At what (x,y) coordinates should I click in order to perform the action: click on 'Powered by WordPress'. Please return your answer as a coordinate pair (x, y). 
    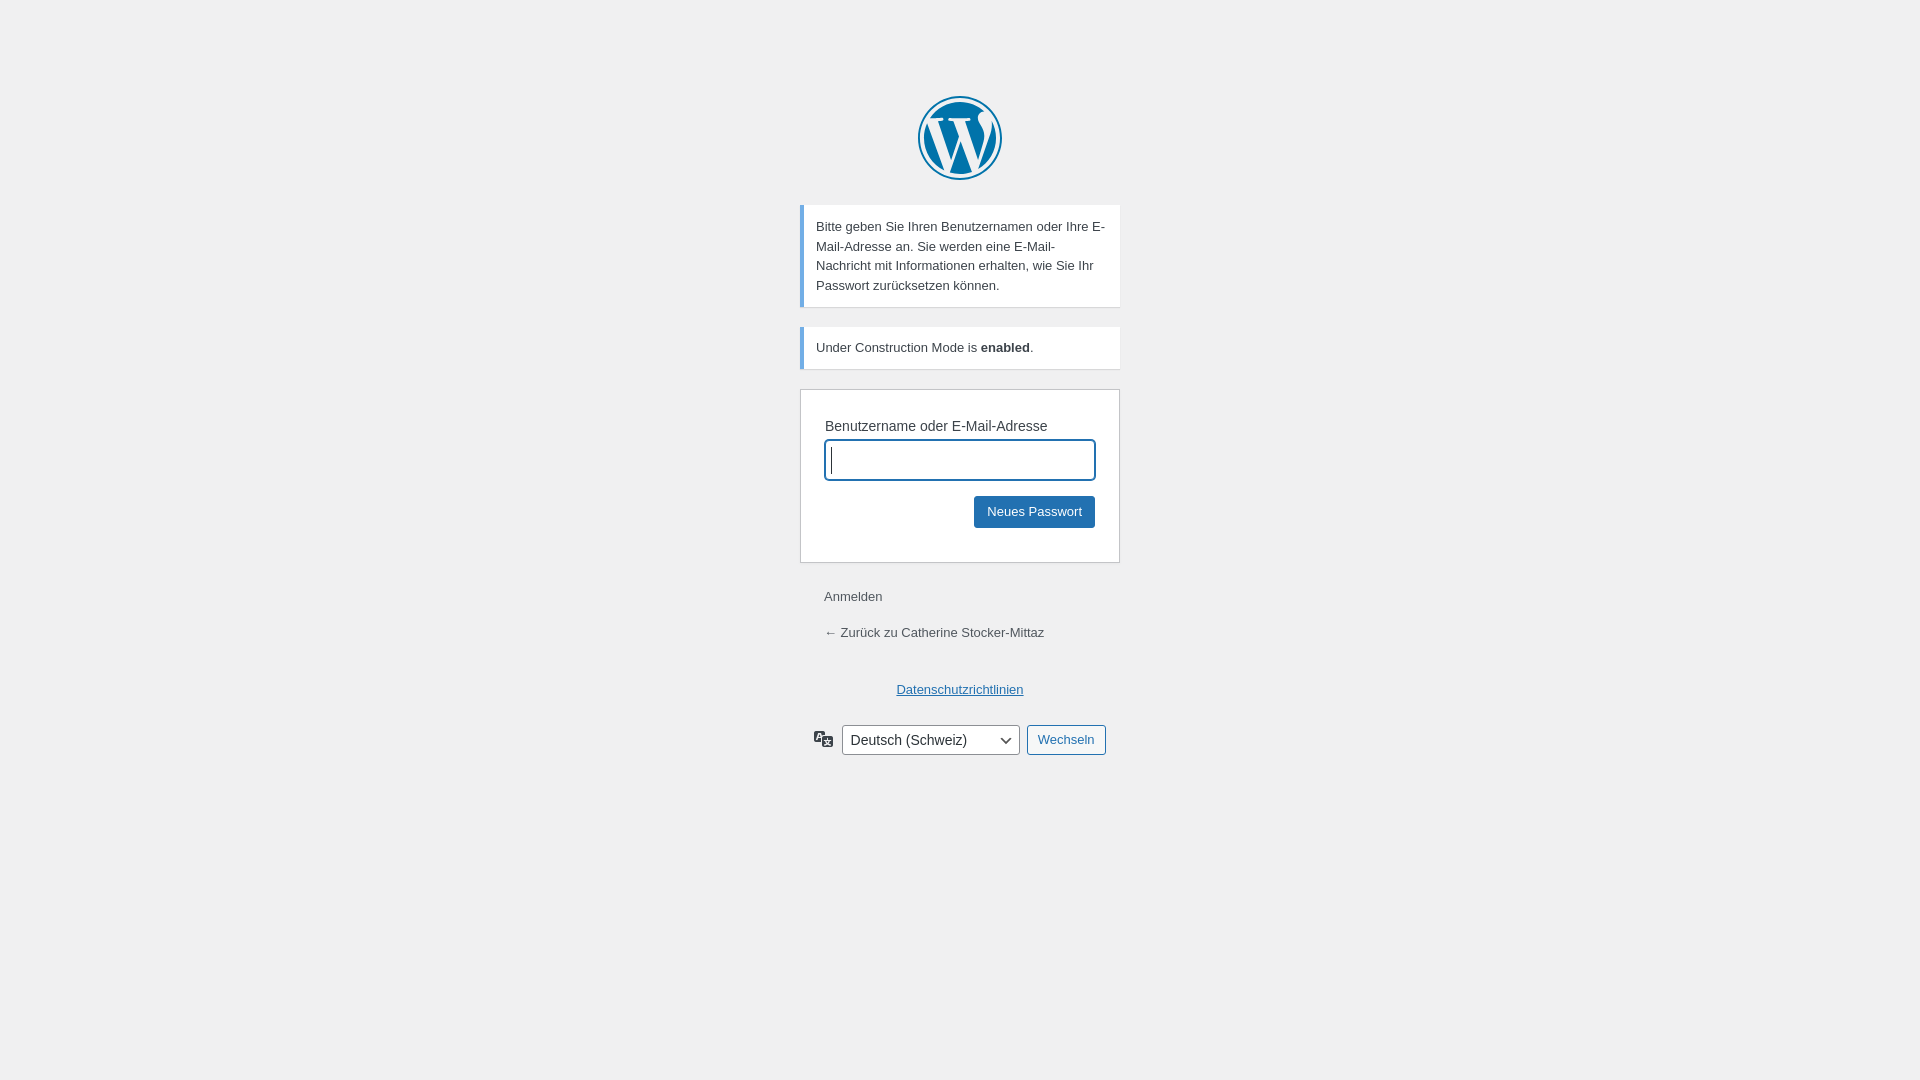
    Looking at the image, I should click on (960, 137).